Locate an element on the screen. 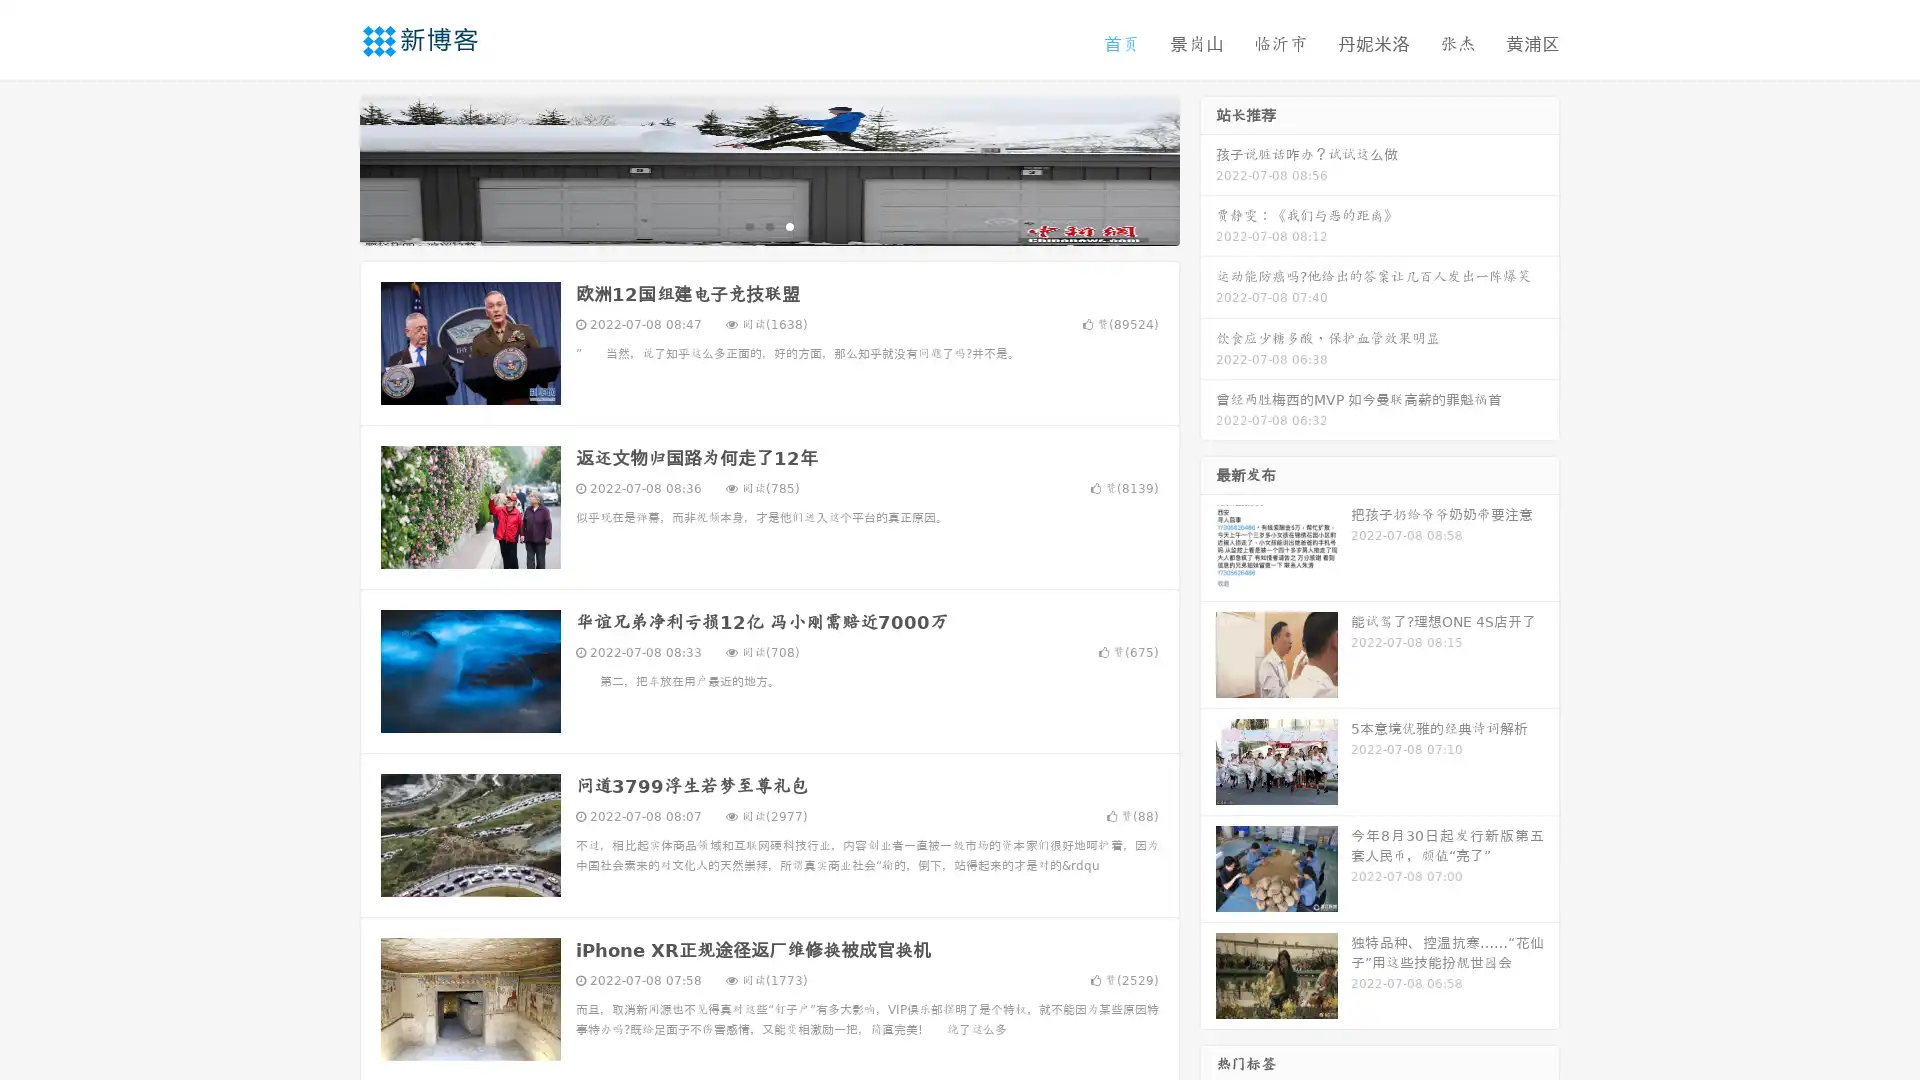 The width and height of the screenshot is (1920, 1080). Go to slide 2 is located at coordinates (768, 225).